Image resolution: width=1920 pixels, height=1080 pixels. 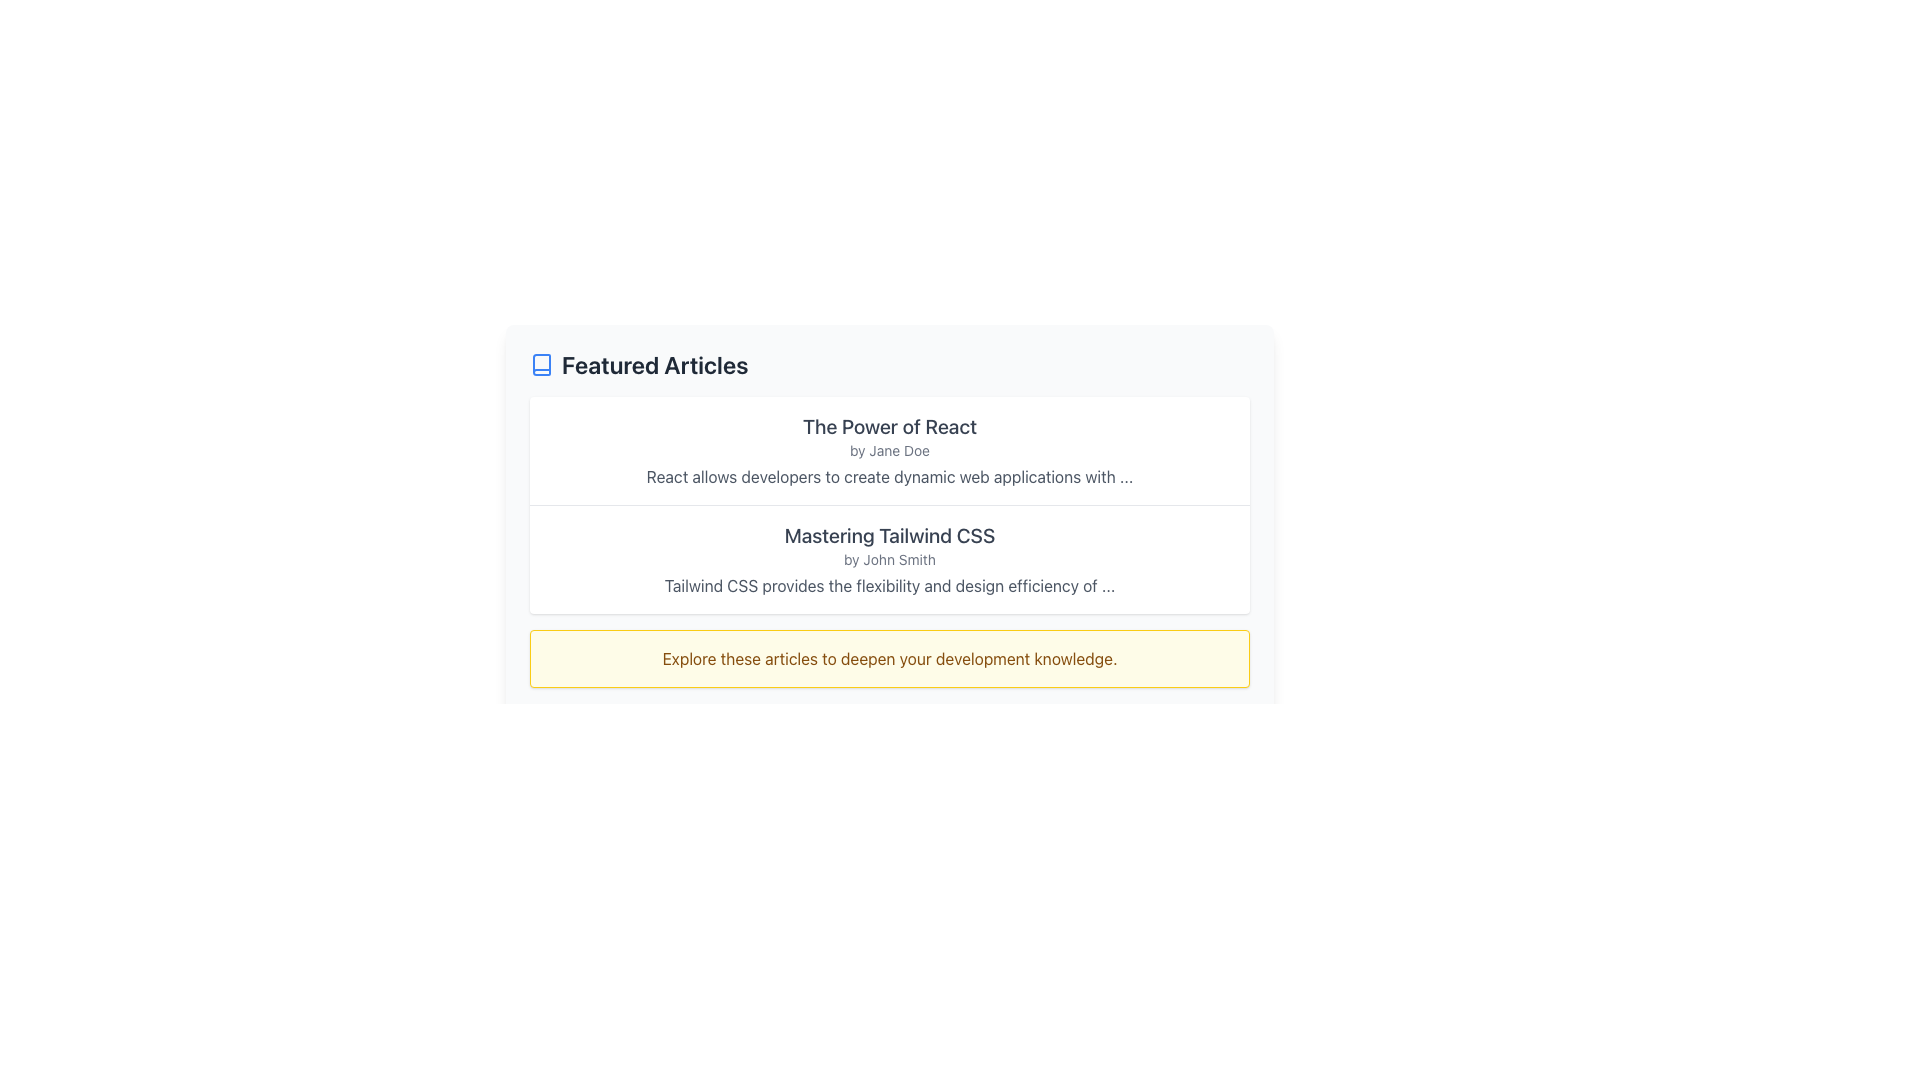 I want to click on the text label that says 'by Jane Doe', which is styled in light gray, positioned below the title 'The Power of React' in the card layout, so click(x=888, y=451).